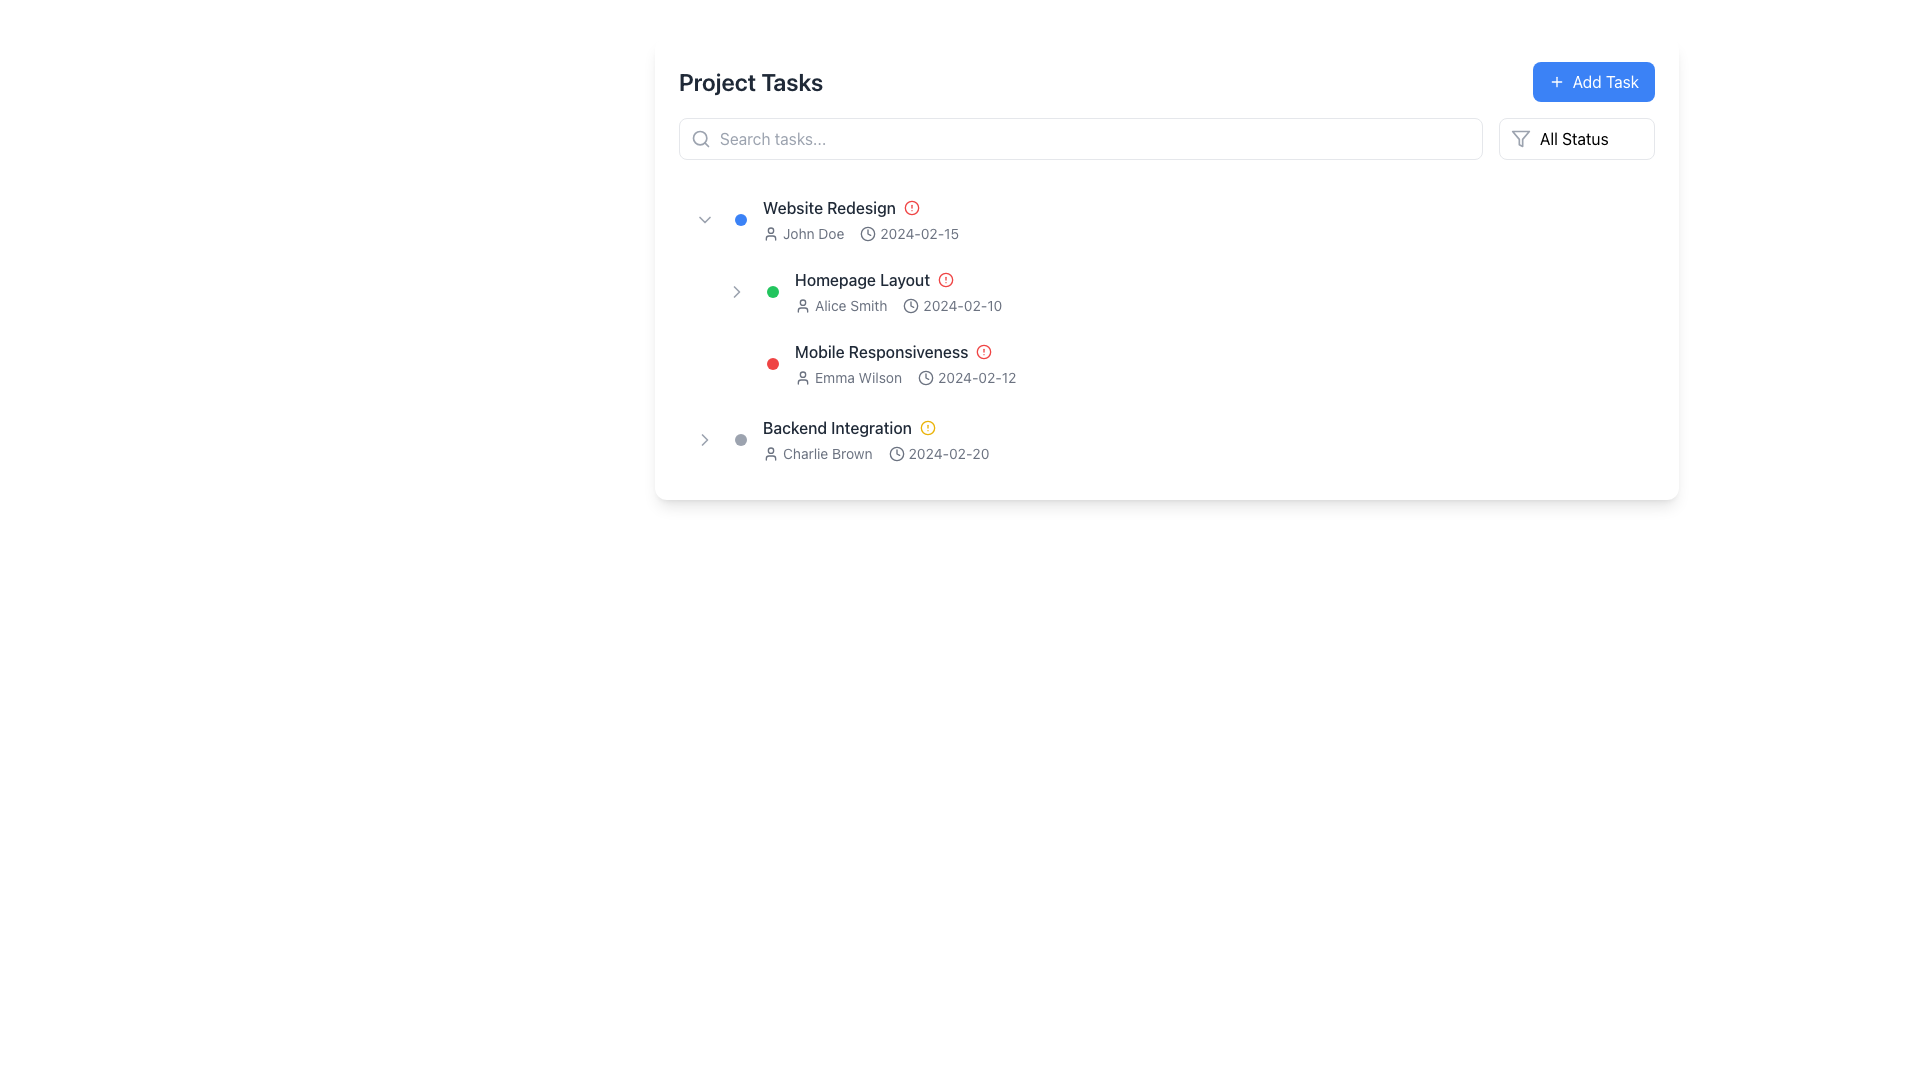 This screenshot has height=1080, width=1920. Describe the element at coordinates (944, 280) in the screenshot. I see `the alert indicator icon located to the right of the text 'Homepage Layout' within the 'Project Tasks' section` at that location.